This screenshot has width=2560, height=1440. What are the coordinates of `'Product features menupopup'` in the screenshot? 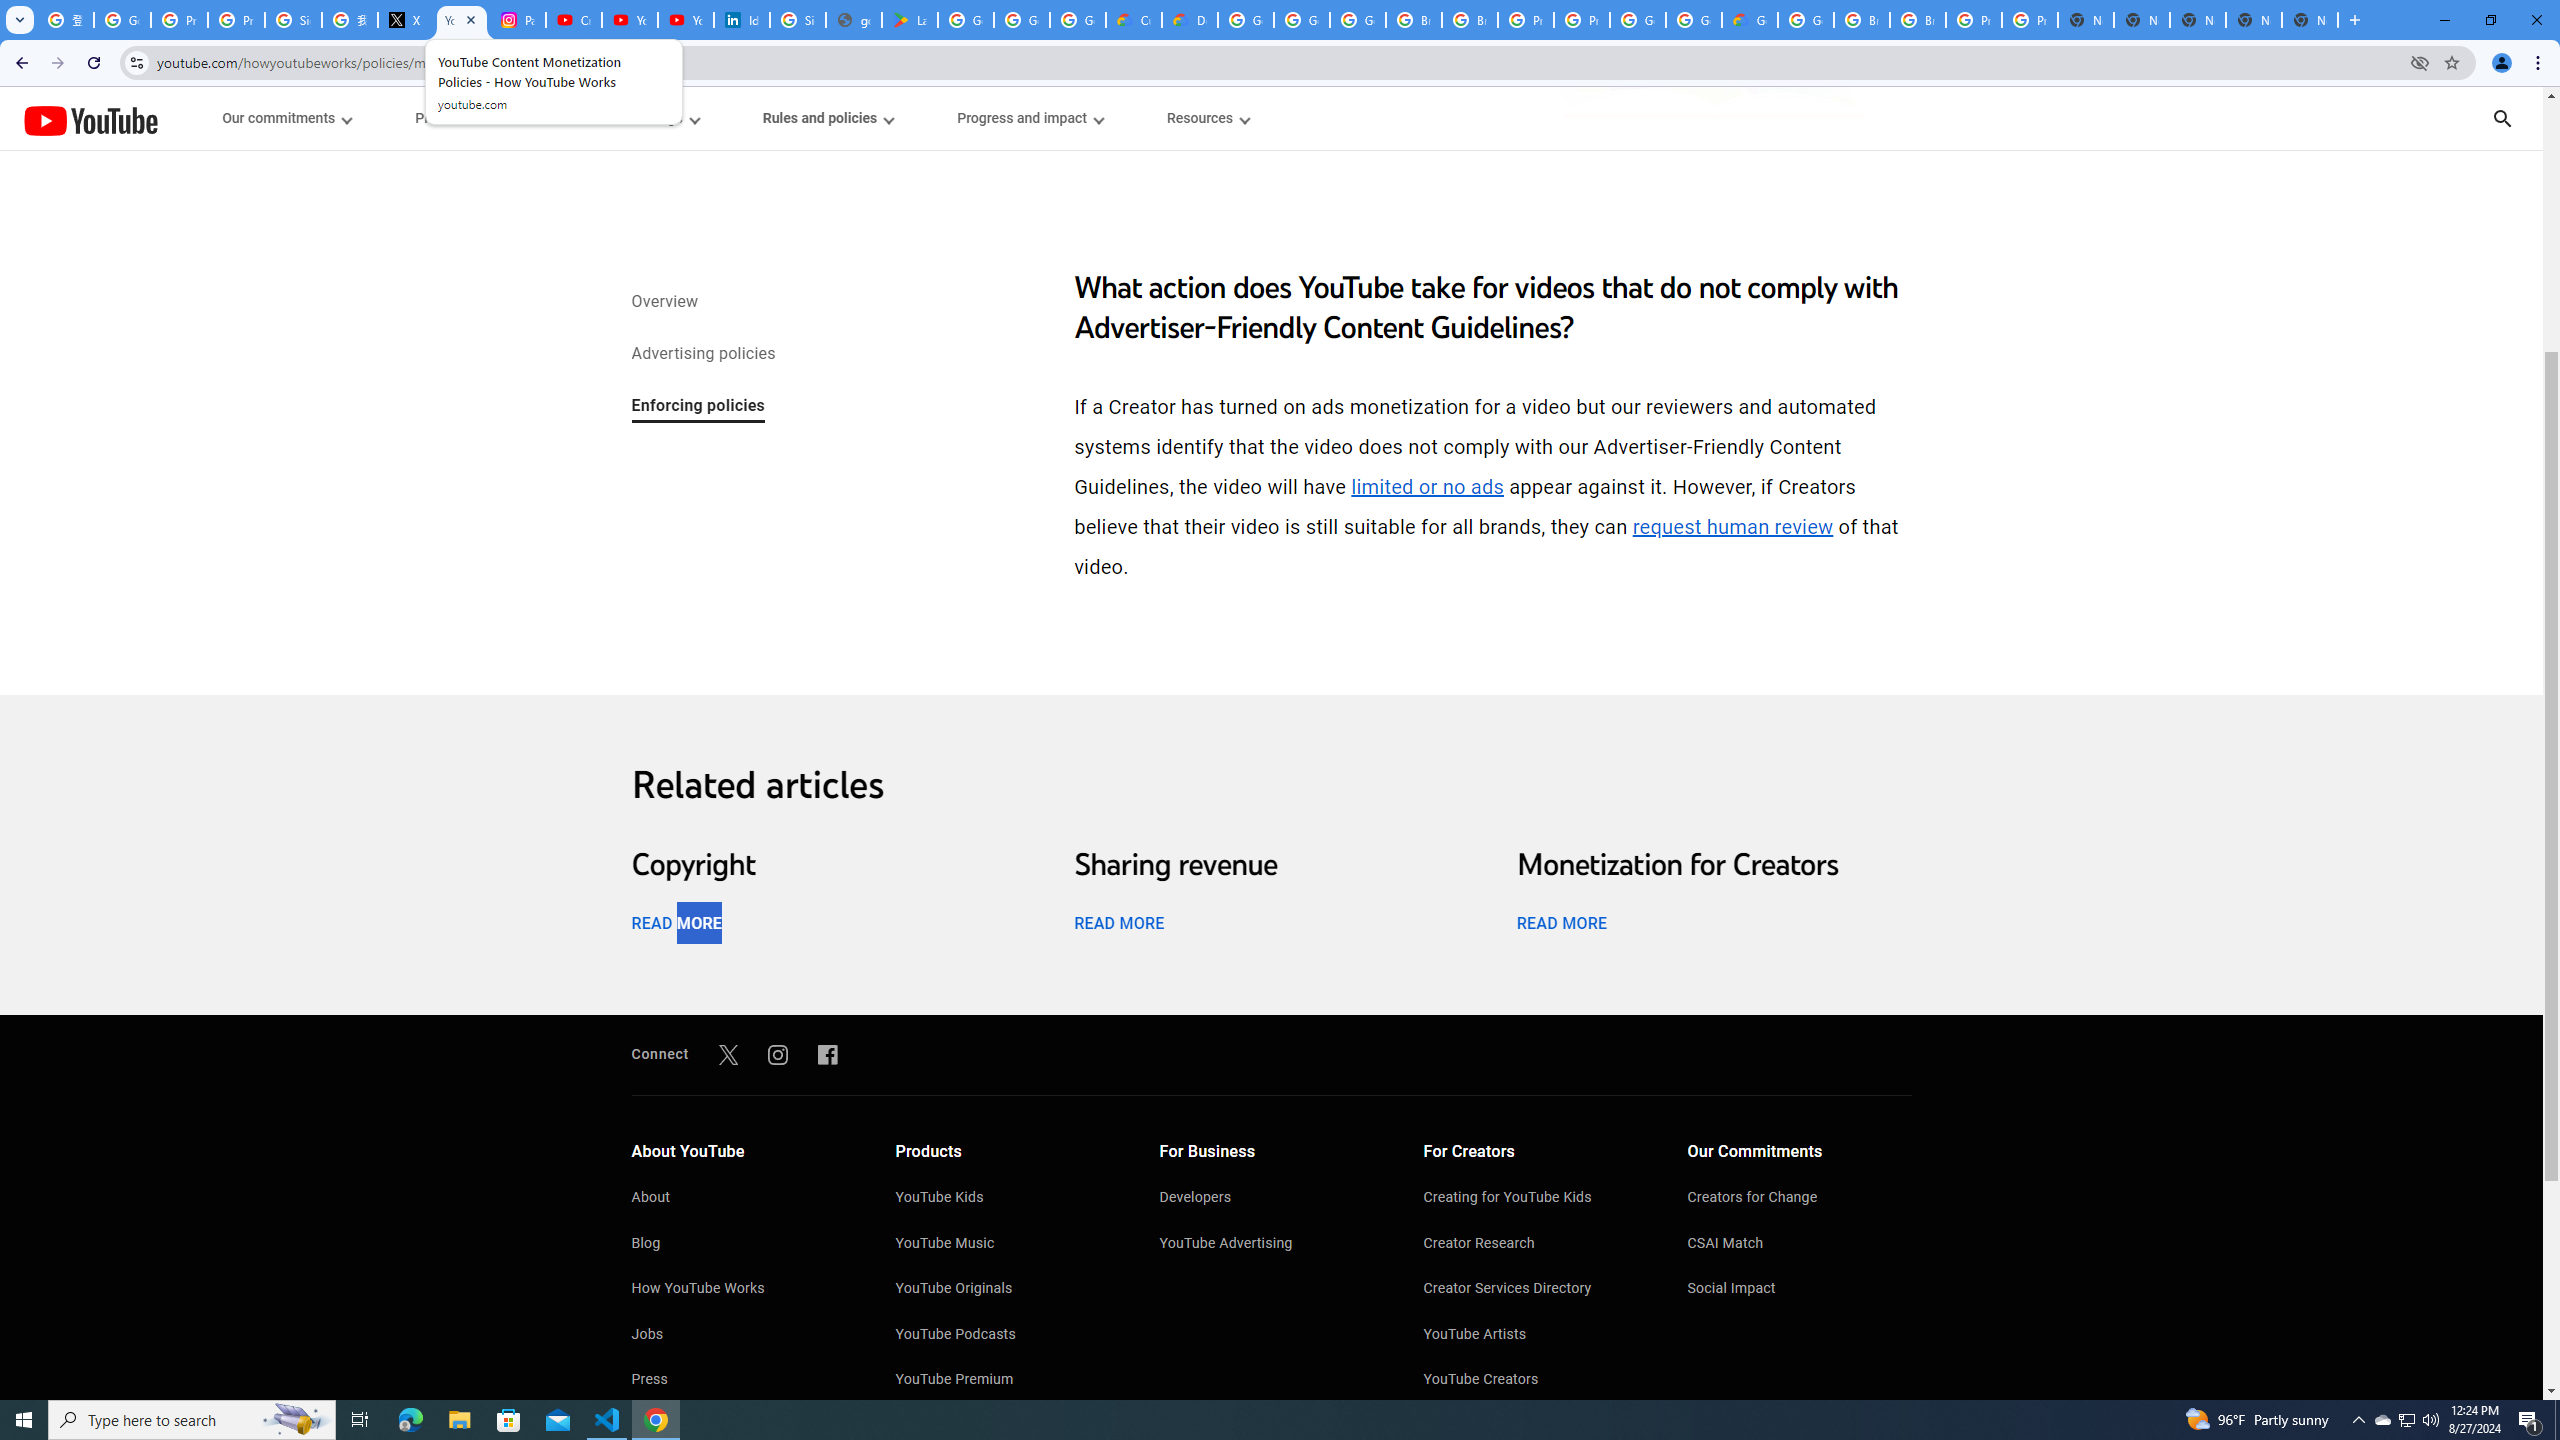 It's located at (473, 118).